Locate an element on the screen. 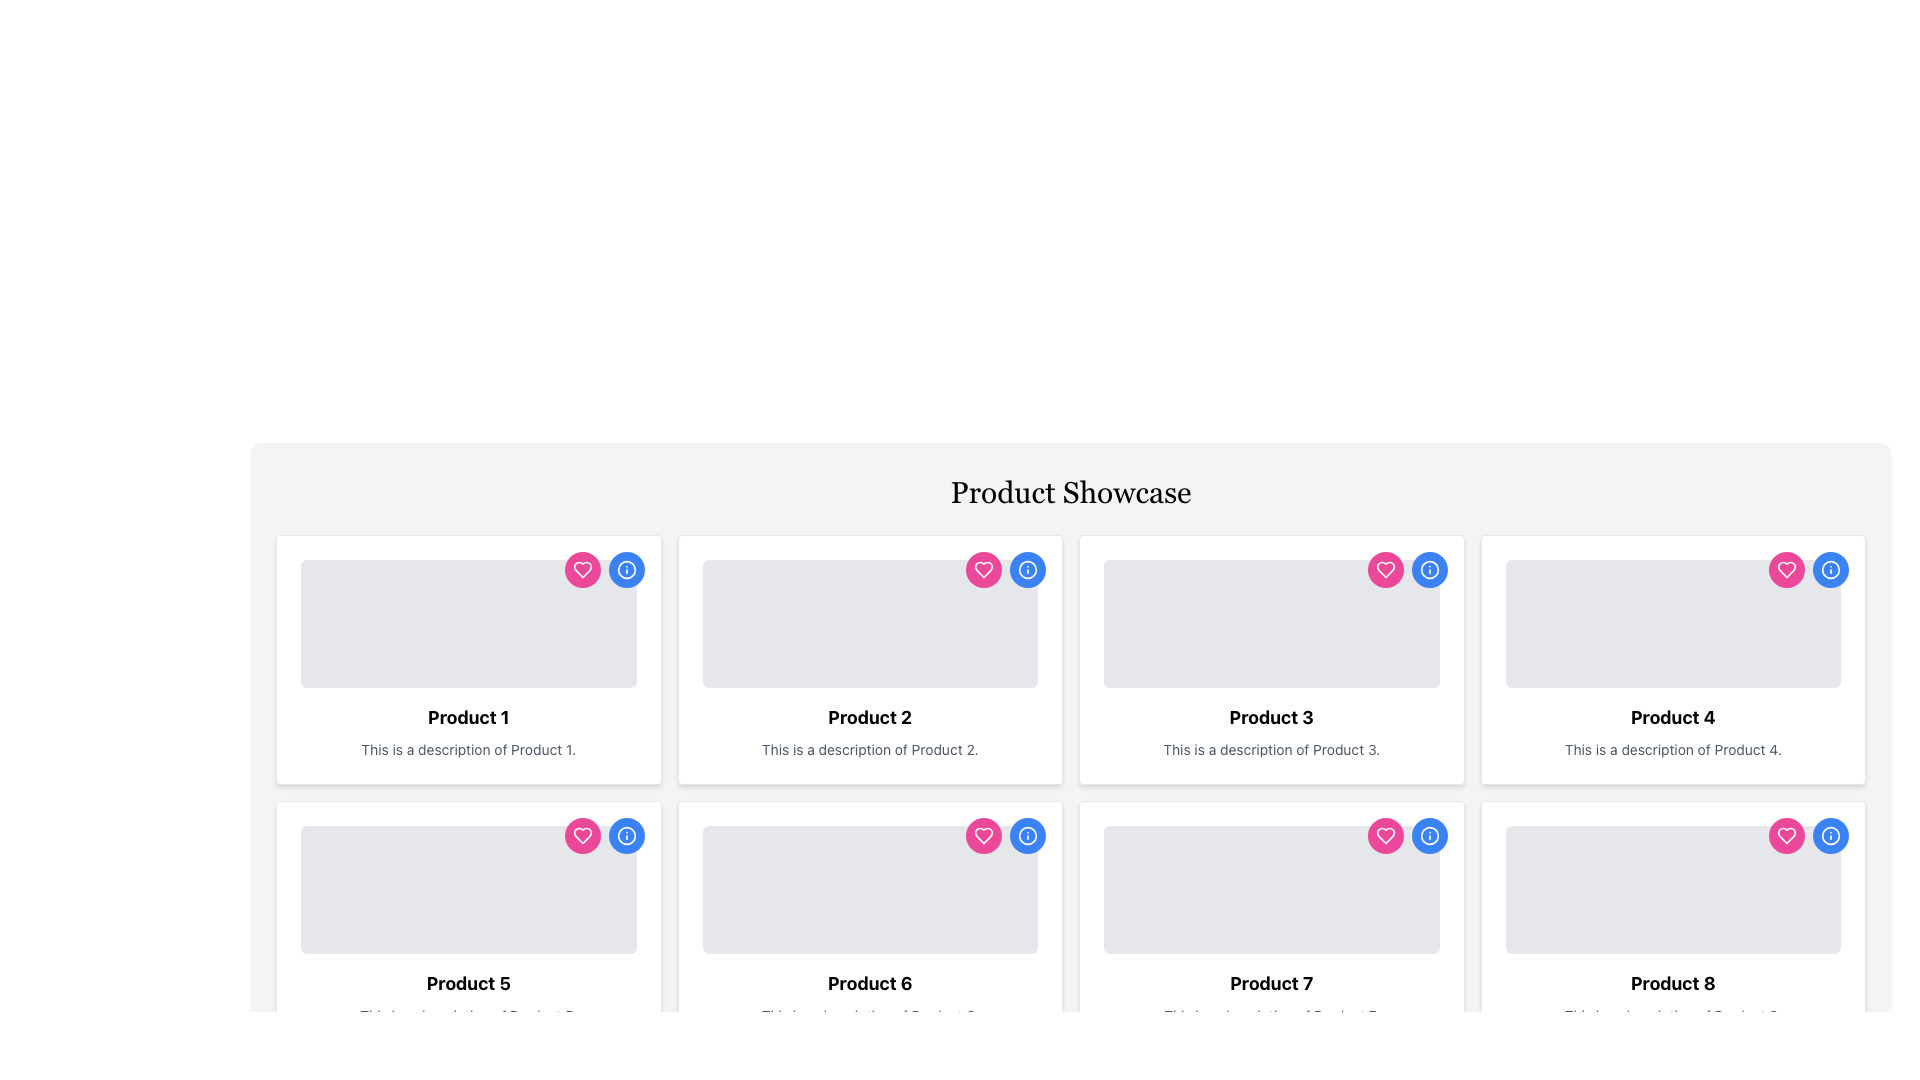 Image resolution: width=1920 pixels, height=1080 pixels. the heart-shaped favorite/like toggle icon for Product 4 to receive additional visual feedback is located at coordinates (1786, 836).